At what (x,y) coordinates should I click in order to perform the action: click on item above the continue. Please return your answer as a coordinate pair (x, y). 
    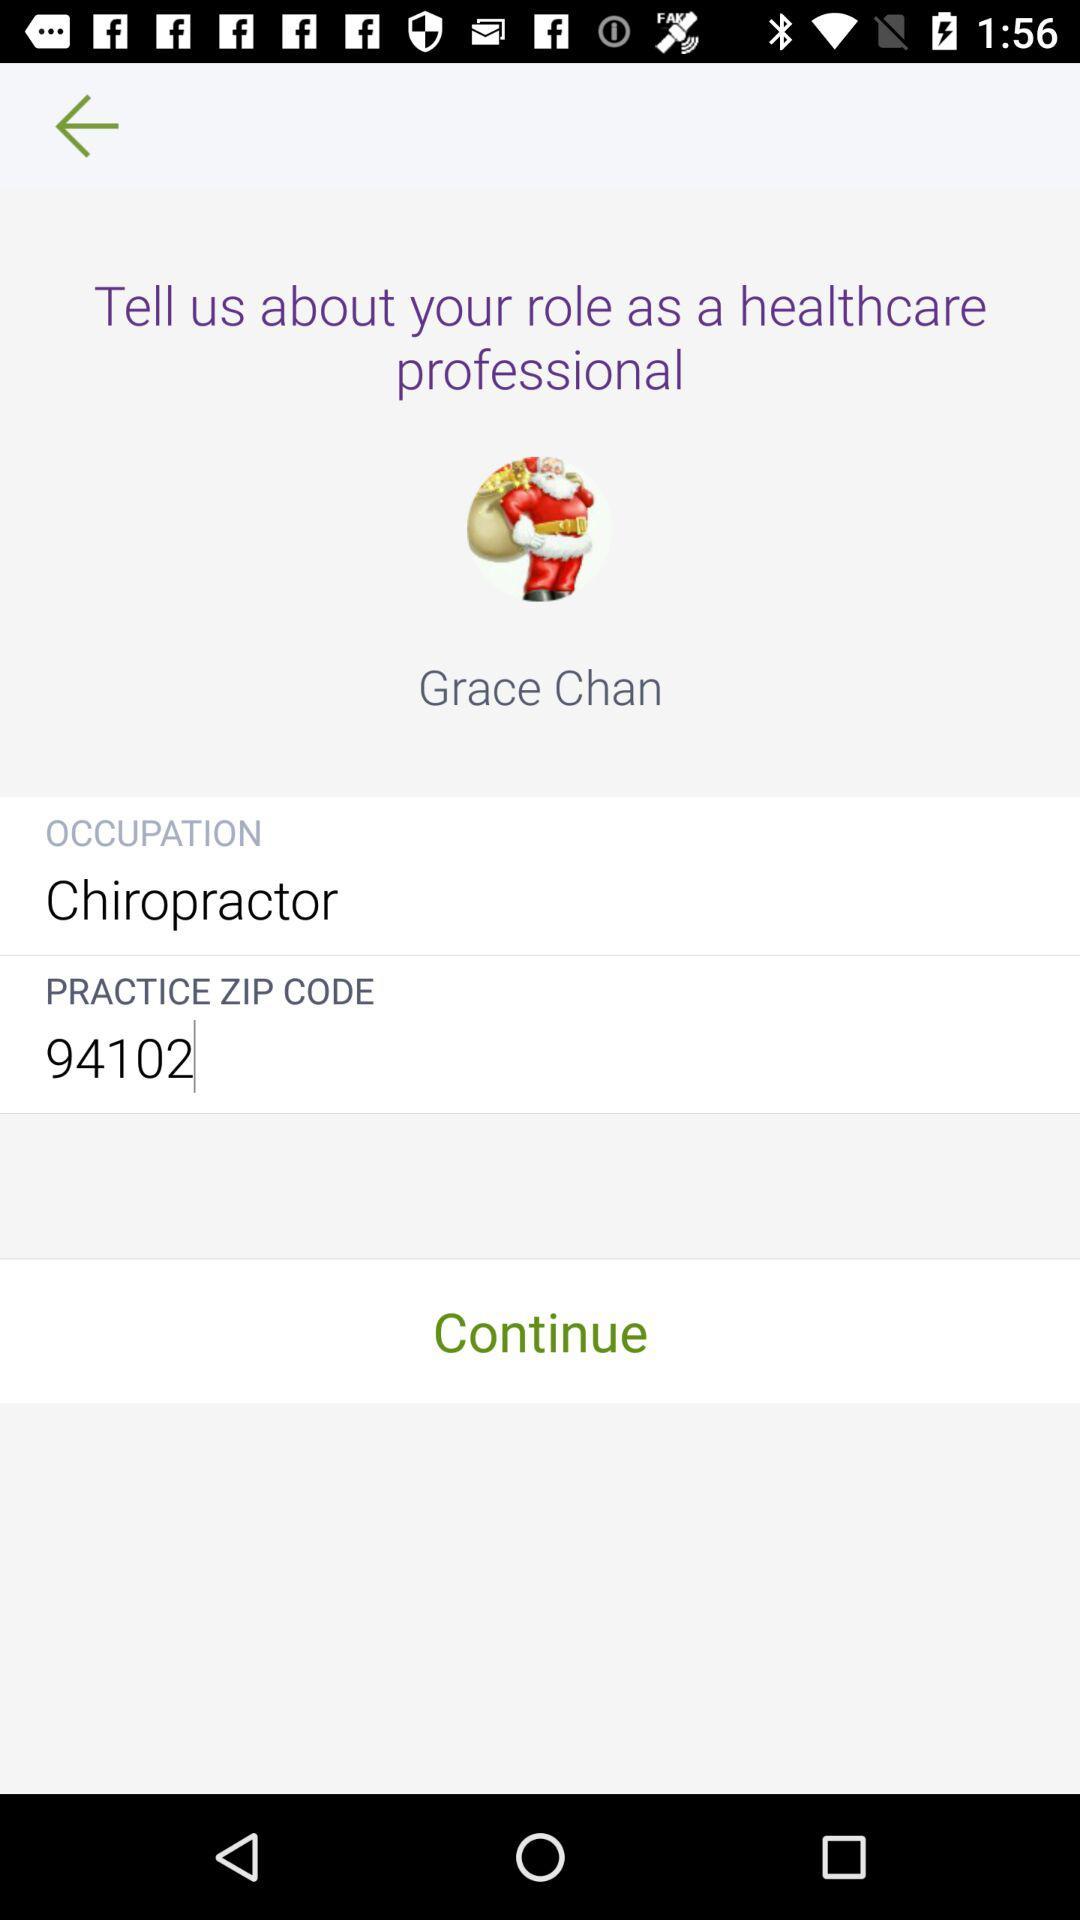
    Looking at the image, I should click on (540, 1055).